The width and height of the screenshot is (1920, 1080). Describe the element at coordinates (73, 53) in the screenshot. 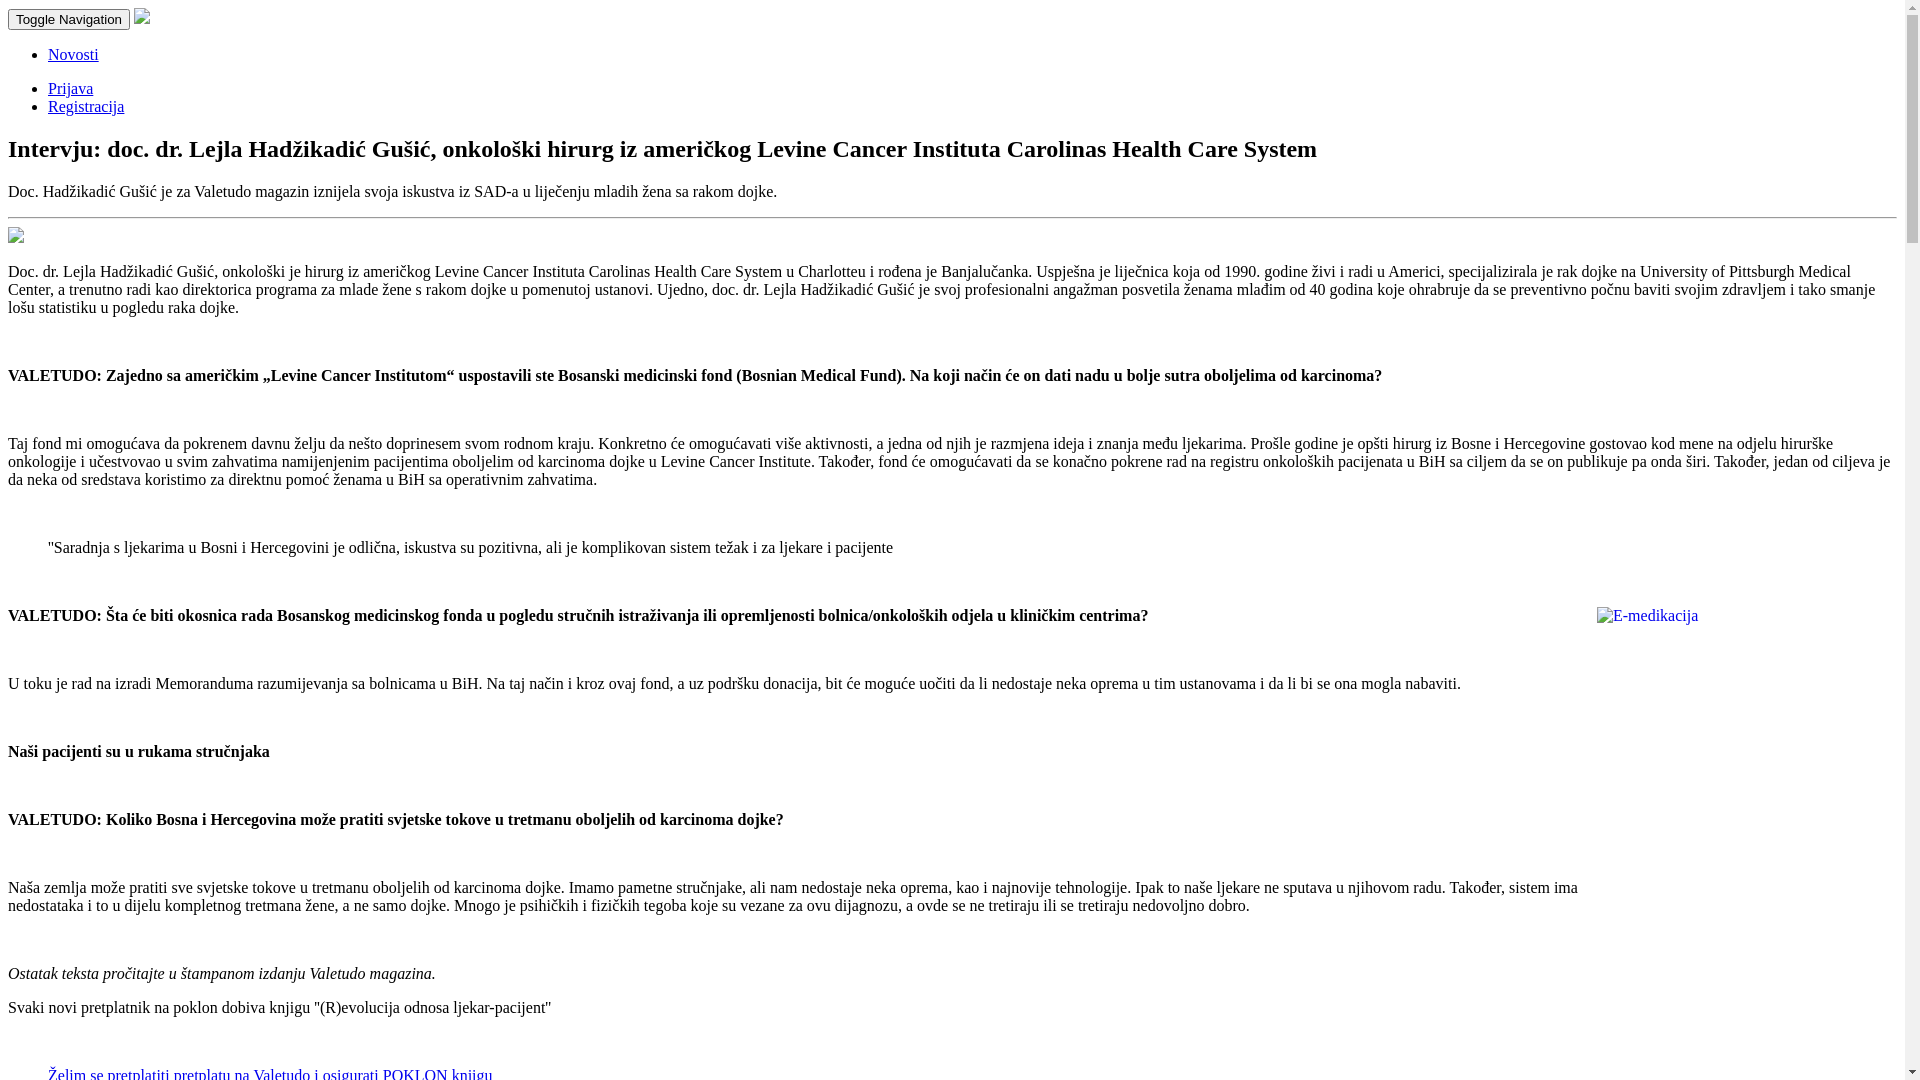

I see `'Novosti'` at that location.